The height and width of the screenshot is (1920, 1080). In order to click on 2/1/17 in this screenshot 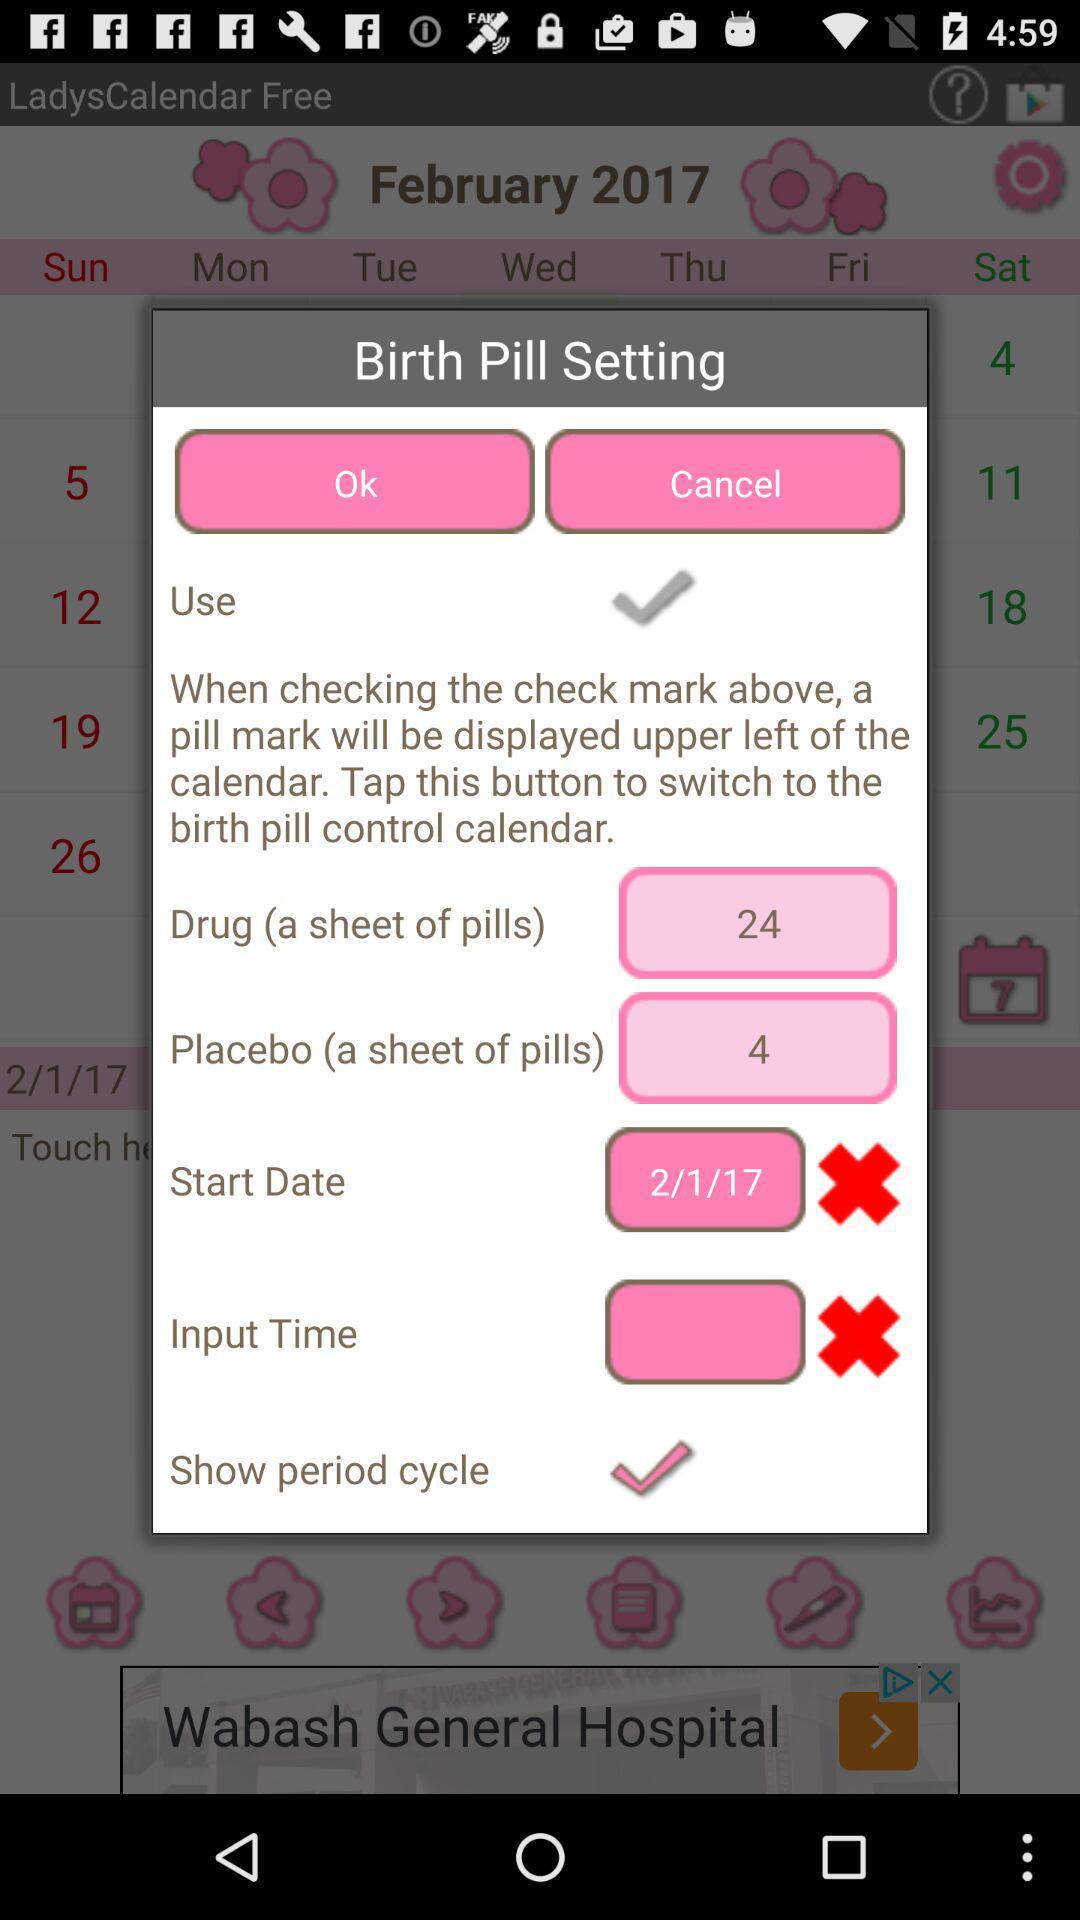, I will do `click(704, 1179)`.